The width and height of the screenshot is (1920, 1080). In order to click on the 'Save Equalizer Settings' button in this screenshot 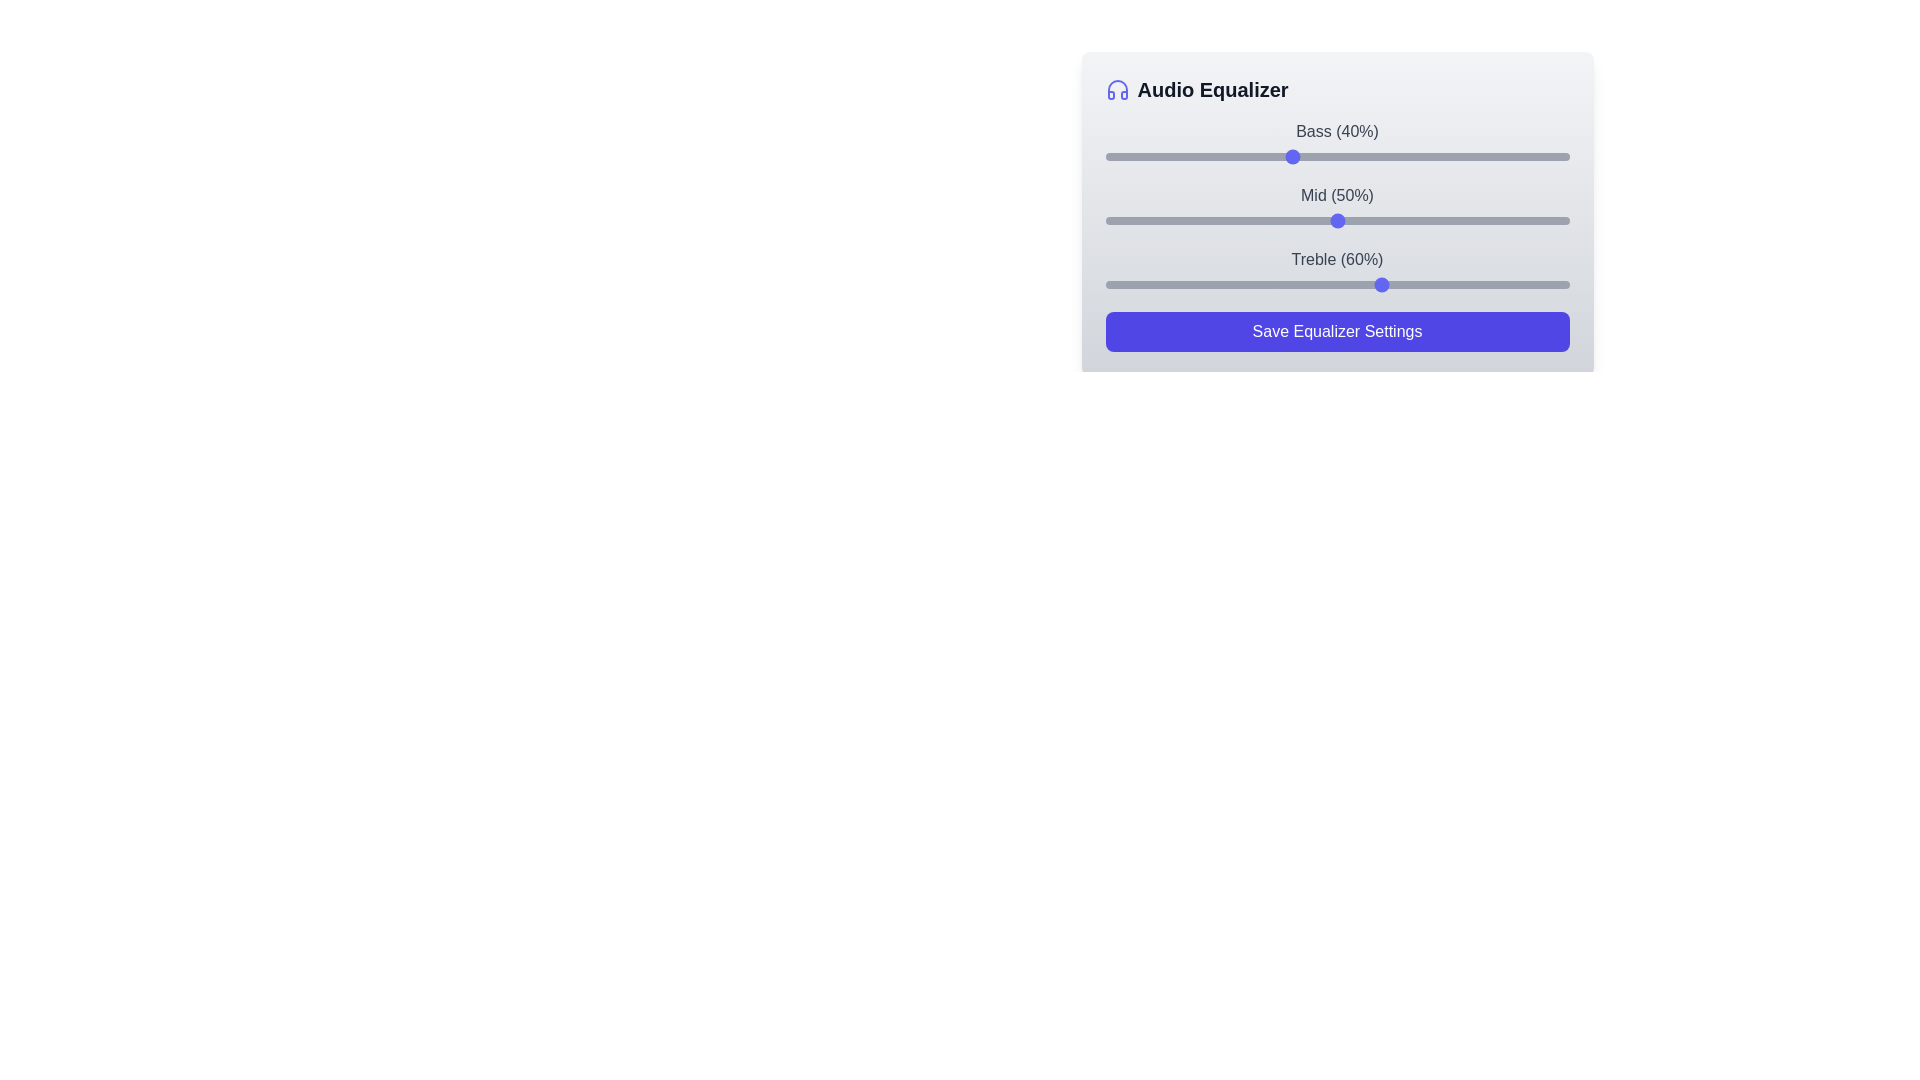, I will do `click(1337, 330)`.